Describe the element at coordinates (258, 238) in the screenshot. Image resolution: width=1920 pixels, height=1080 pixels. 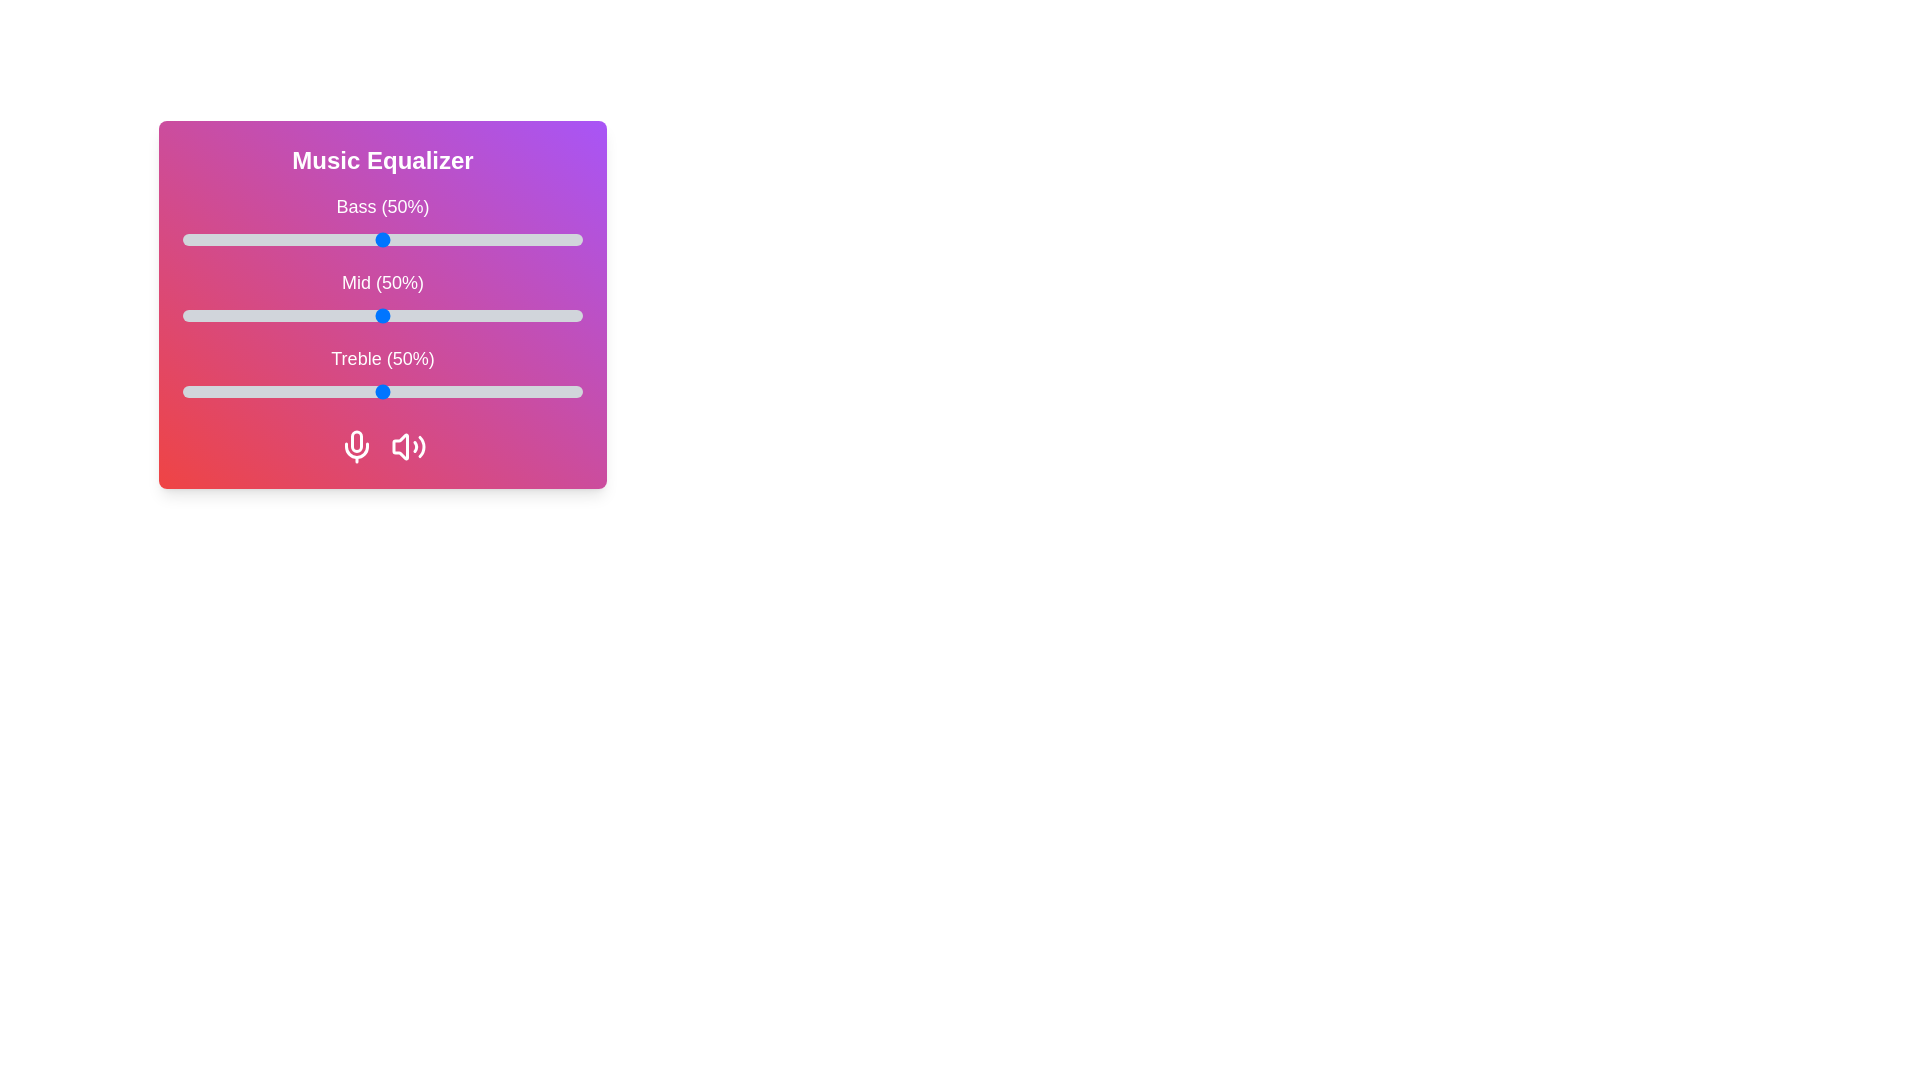
I see `the 0 slider to 19%` at that location.